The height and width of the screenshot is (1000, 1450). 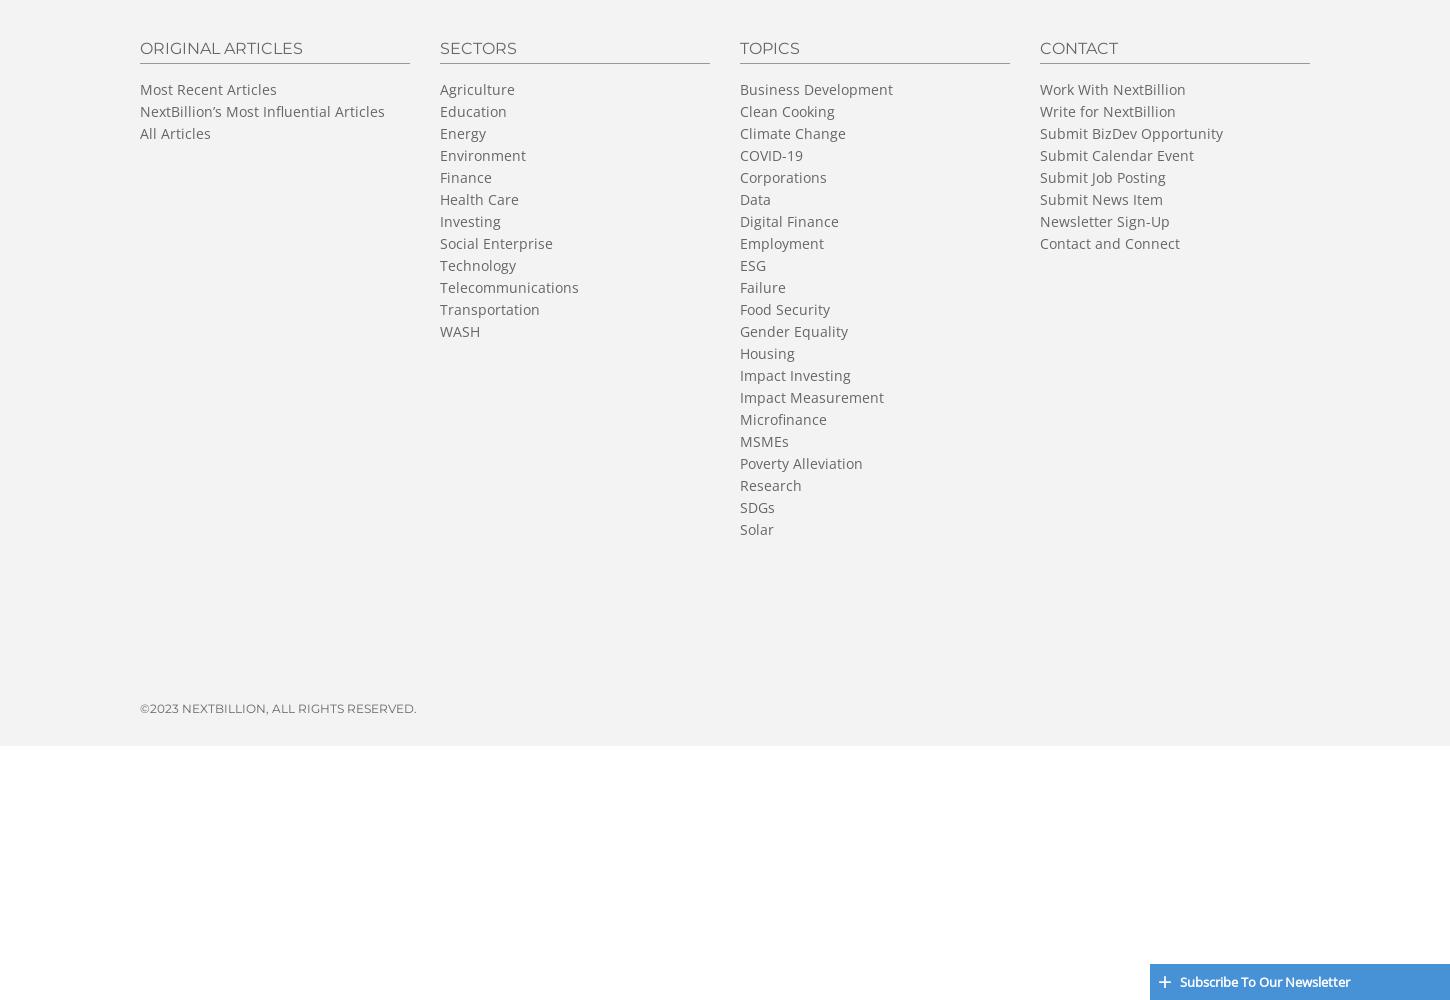 I want to click on 'Education', so click(x=472, y=109).